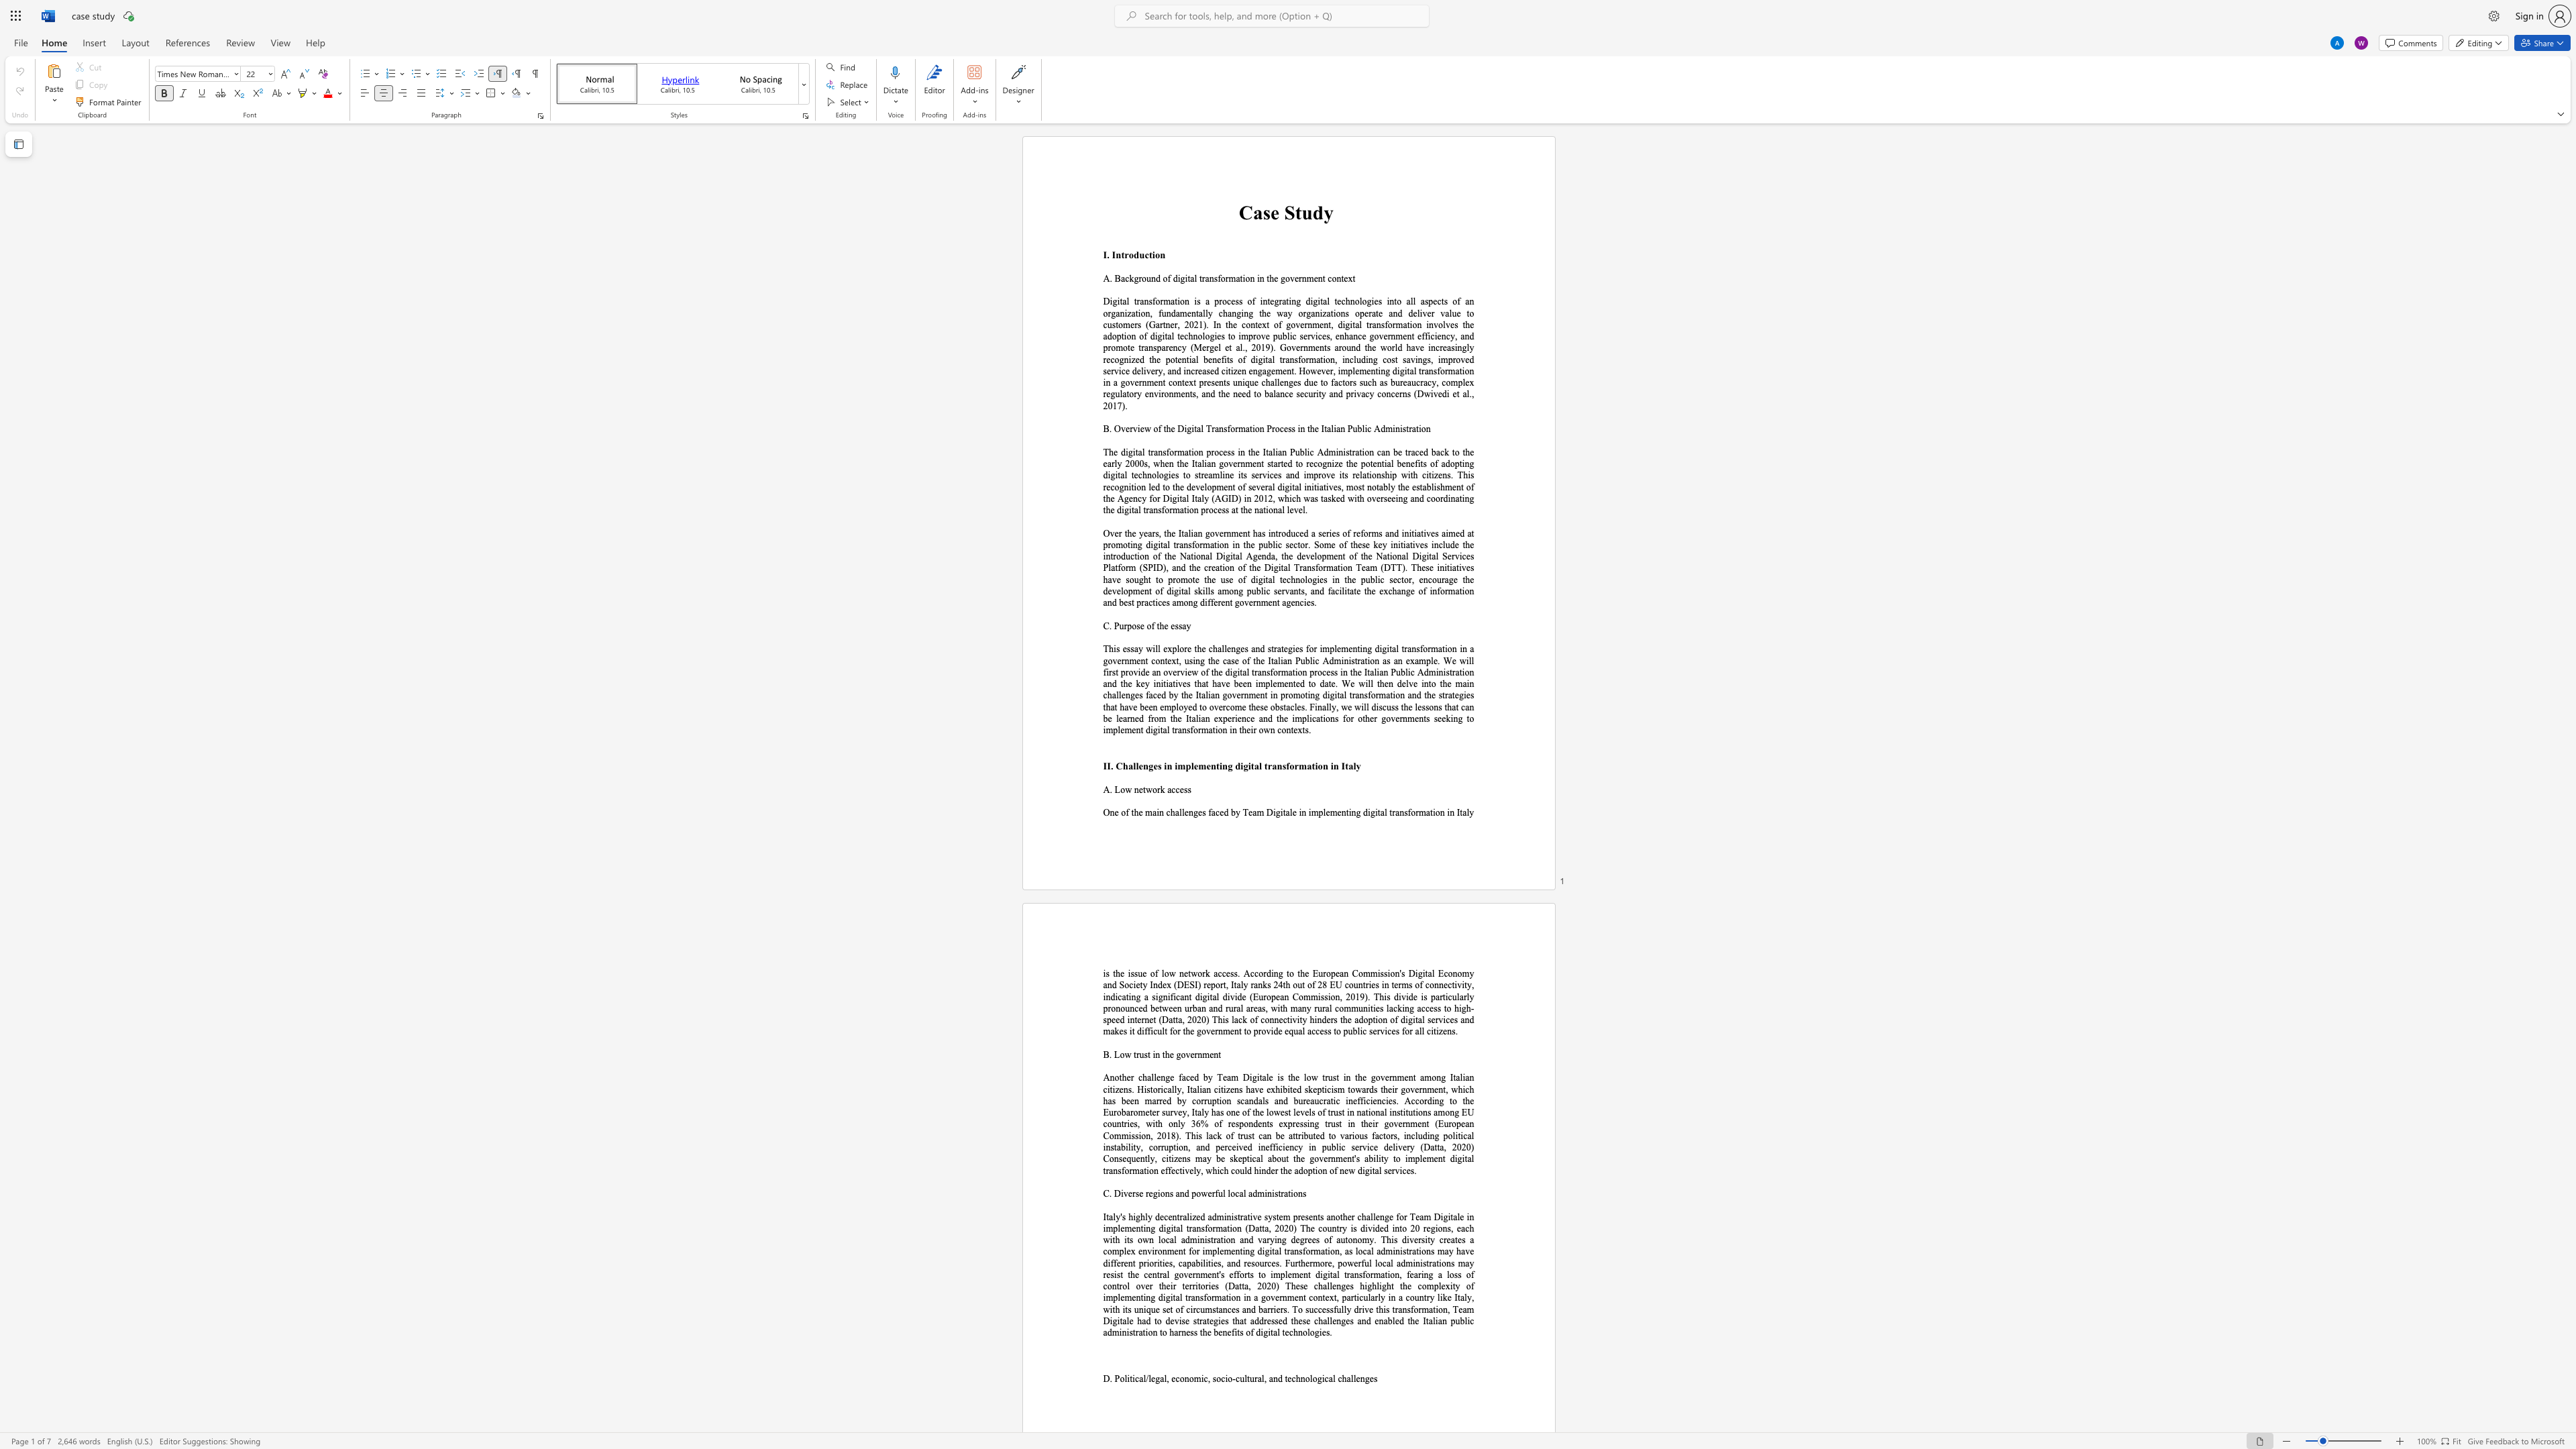 This screenshot has width=2576, height=1449. Describe the element at coordinates (1271, 1320) in the screenshot. I see `the subset text "ssed these challenges an" within the text "efforts to implement digital transformation, fearing a loss of control over their territories (Datta, 2020) These challenges highlight the complexity of implementing digital transformation in a government context, particularly in a country like Italy, with its unique set of circumstances and barriers. To successfully drive this transformation, Team Digitale had to devise strategies that addressed these challenges and enabled the Italian public administration to harness the benefits of digital technologies."` at that location.